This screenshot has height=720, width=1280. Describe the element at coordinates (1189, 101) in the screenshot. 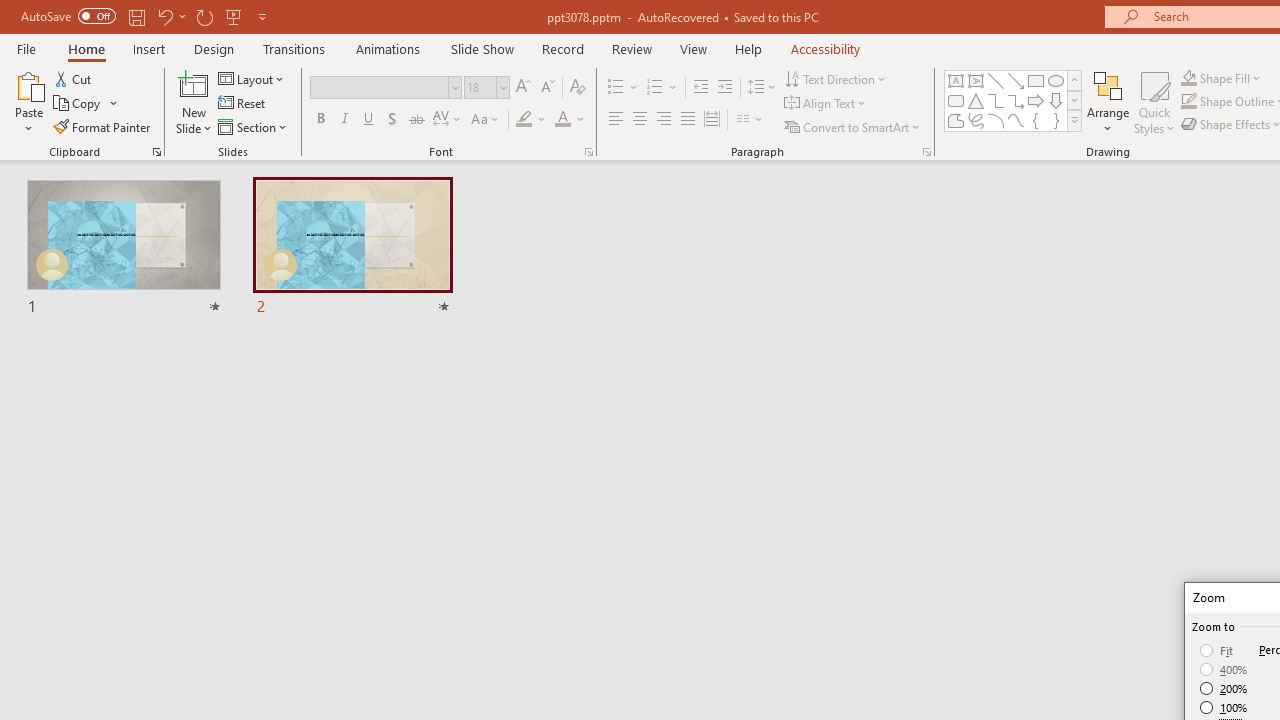

I see `'Shape Outline Green, Accent 1'` at that location.